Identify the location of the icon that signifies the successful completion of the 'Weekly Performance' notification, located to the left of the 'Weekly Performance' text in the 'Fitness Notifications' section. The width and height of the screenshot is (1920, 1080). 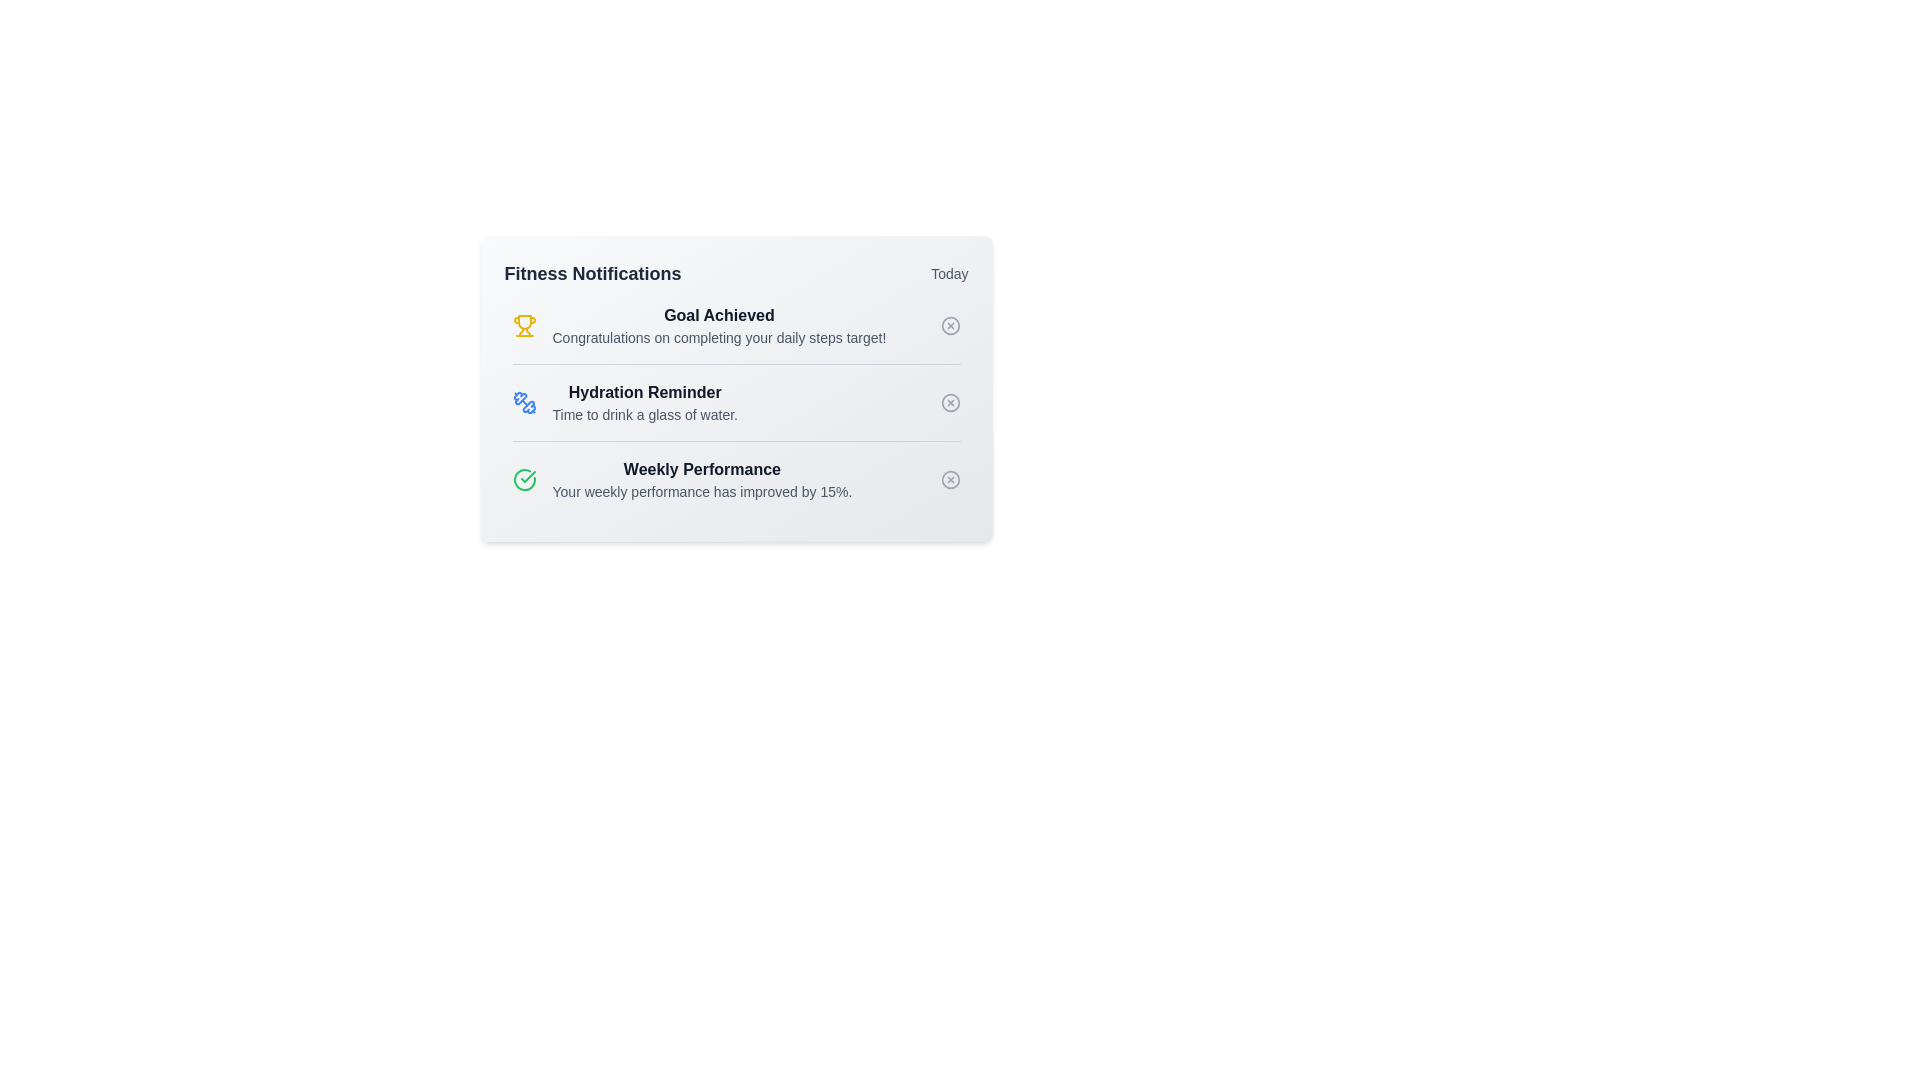
(524, 479).